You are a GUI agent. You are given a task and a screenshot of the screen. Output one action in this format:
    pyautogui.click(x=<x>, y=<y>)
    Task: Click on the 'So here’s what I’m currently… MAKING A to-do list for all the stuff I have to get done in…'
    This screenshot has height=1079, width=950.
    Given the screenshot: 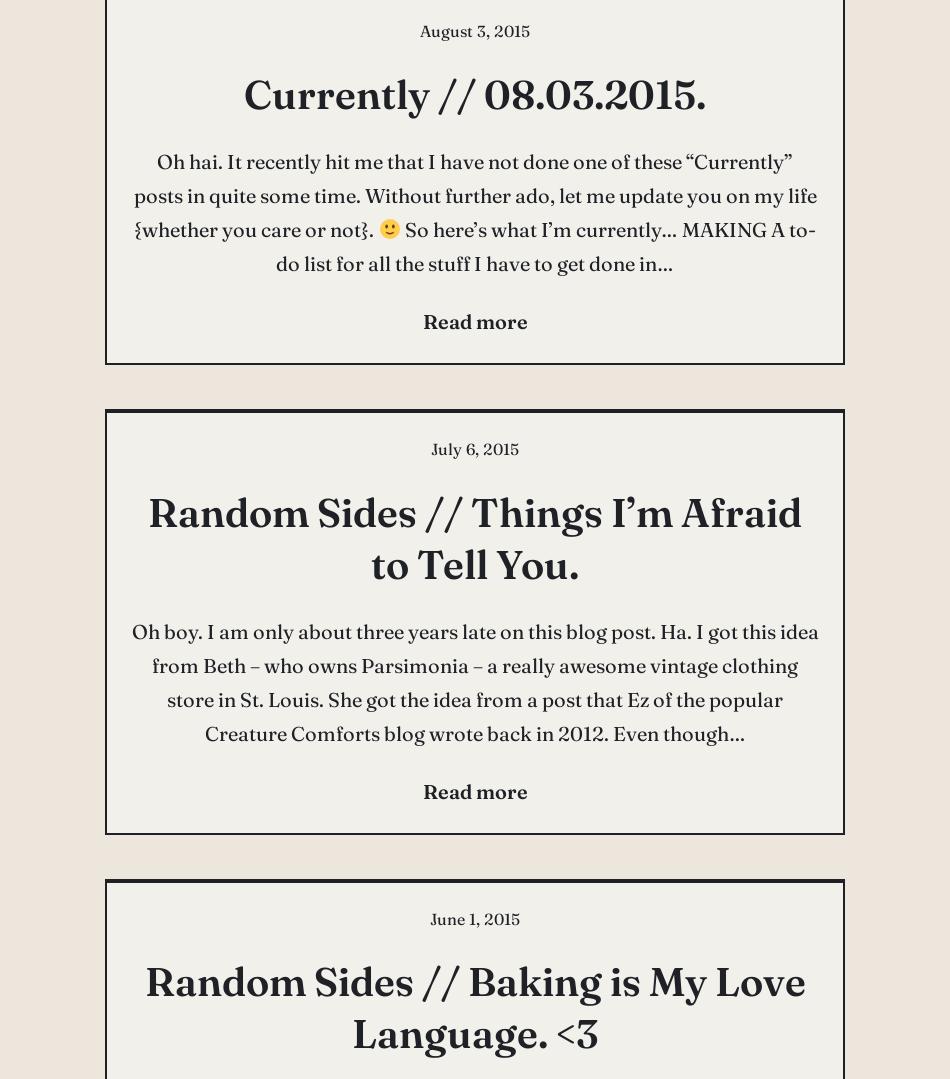 What is the action you would take?
    pyautogui.click(x=545, y=244)
    